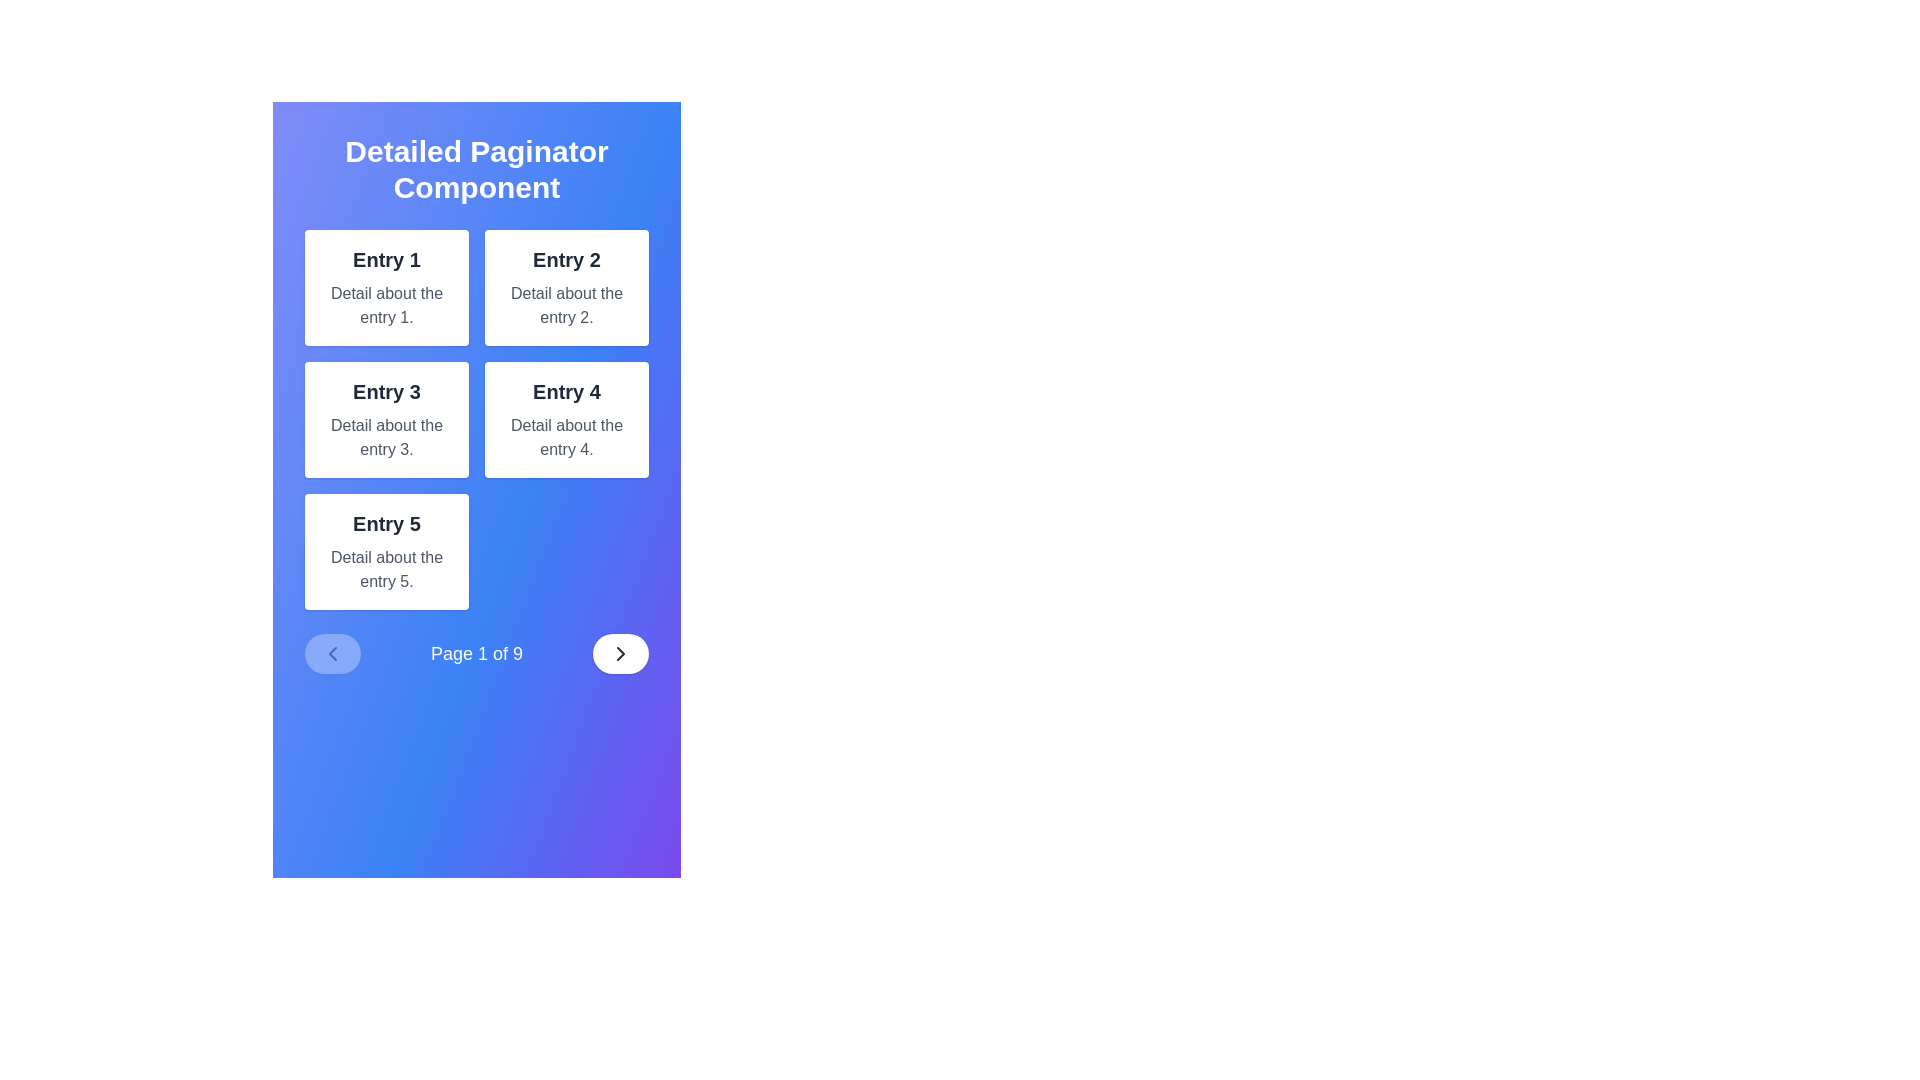  Describe the element at coordinates (565, 288) in the screenshot. I see `the second card in the upper-right corner of the grid layout` at that location.